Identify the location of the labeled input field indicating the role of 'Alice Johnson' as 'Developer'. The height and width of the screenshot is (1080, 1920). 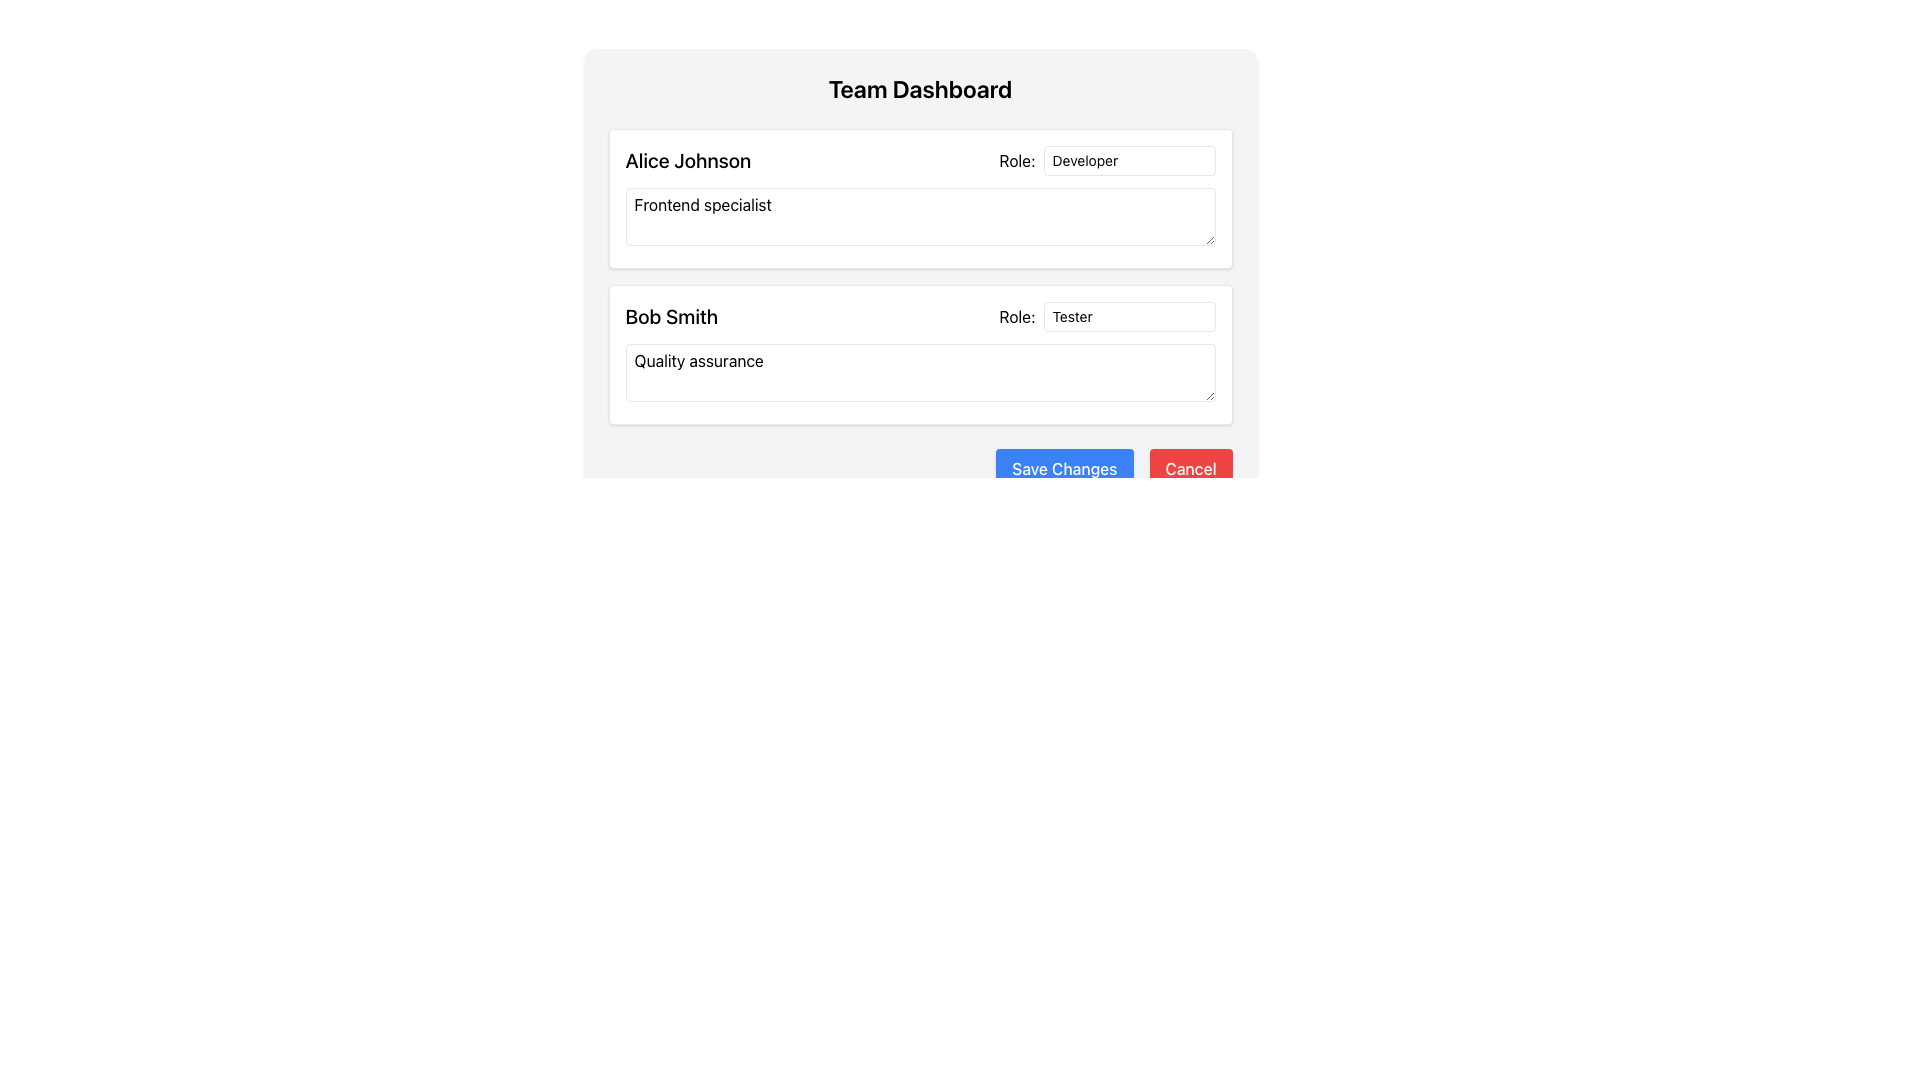
(1106, 160).